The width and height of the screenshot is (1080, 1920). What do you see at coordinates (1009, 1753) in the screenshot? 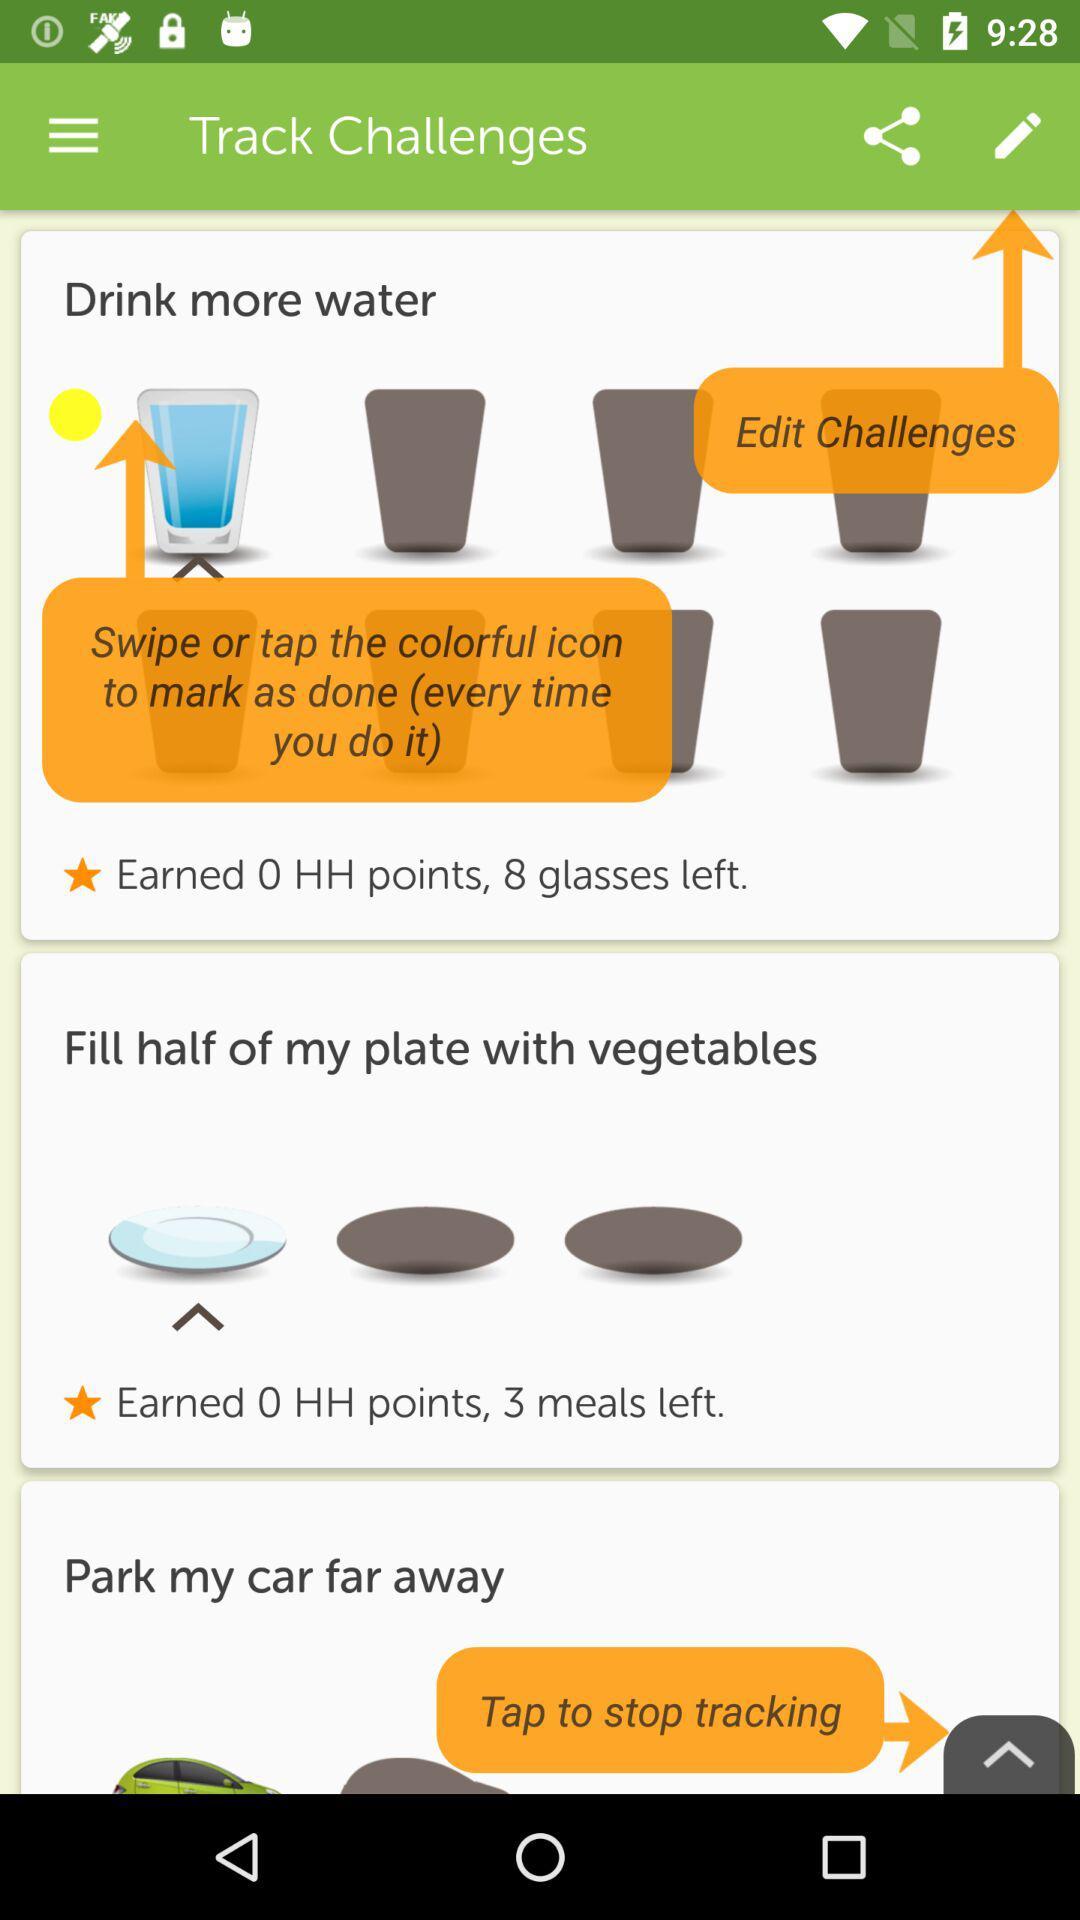
I see `the expand_less icon` at bounding box center [1009, 1753].